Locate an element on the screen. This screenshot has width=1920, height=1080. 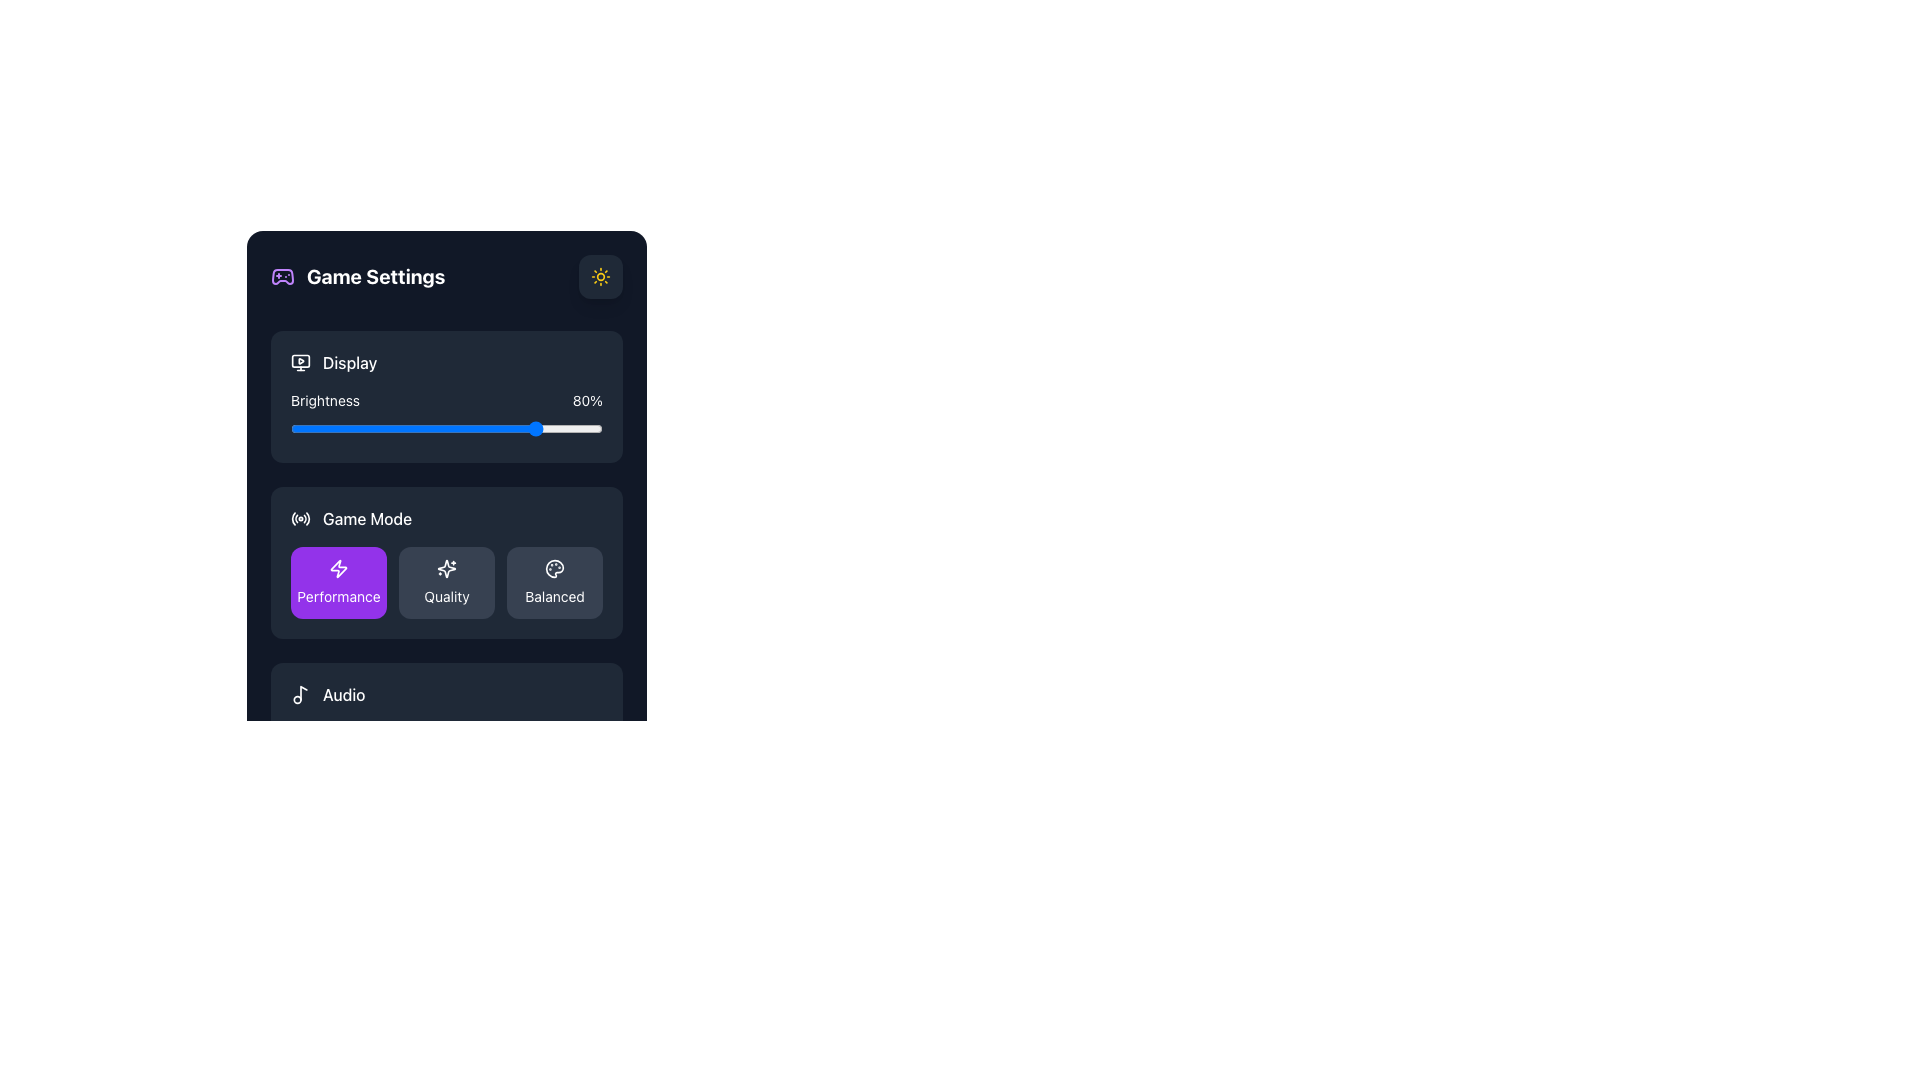
brightness is located at coordinates (356, 427).